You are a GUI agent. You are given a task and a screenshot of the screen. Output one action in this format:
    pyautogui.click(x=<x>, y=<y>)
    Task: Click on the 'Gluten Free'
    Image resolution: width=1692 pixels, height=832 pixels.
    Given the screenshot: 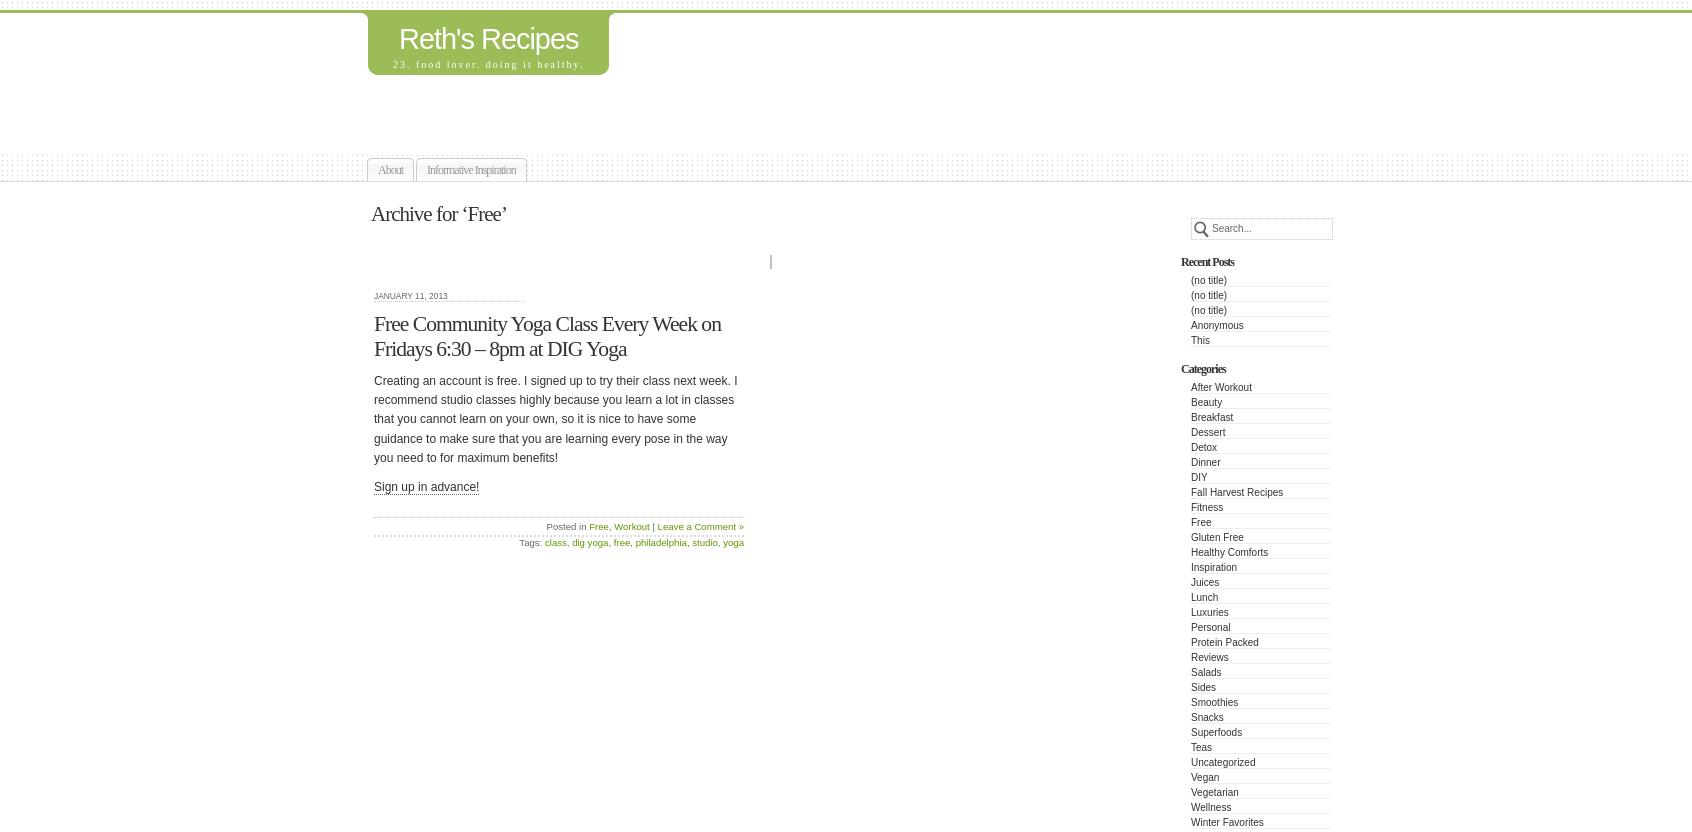 What is the action you would take?
    pyautogui.click(x=1217, y=537)
    